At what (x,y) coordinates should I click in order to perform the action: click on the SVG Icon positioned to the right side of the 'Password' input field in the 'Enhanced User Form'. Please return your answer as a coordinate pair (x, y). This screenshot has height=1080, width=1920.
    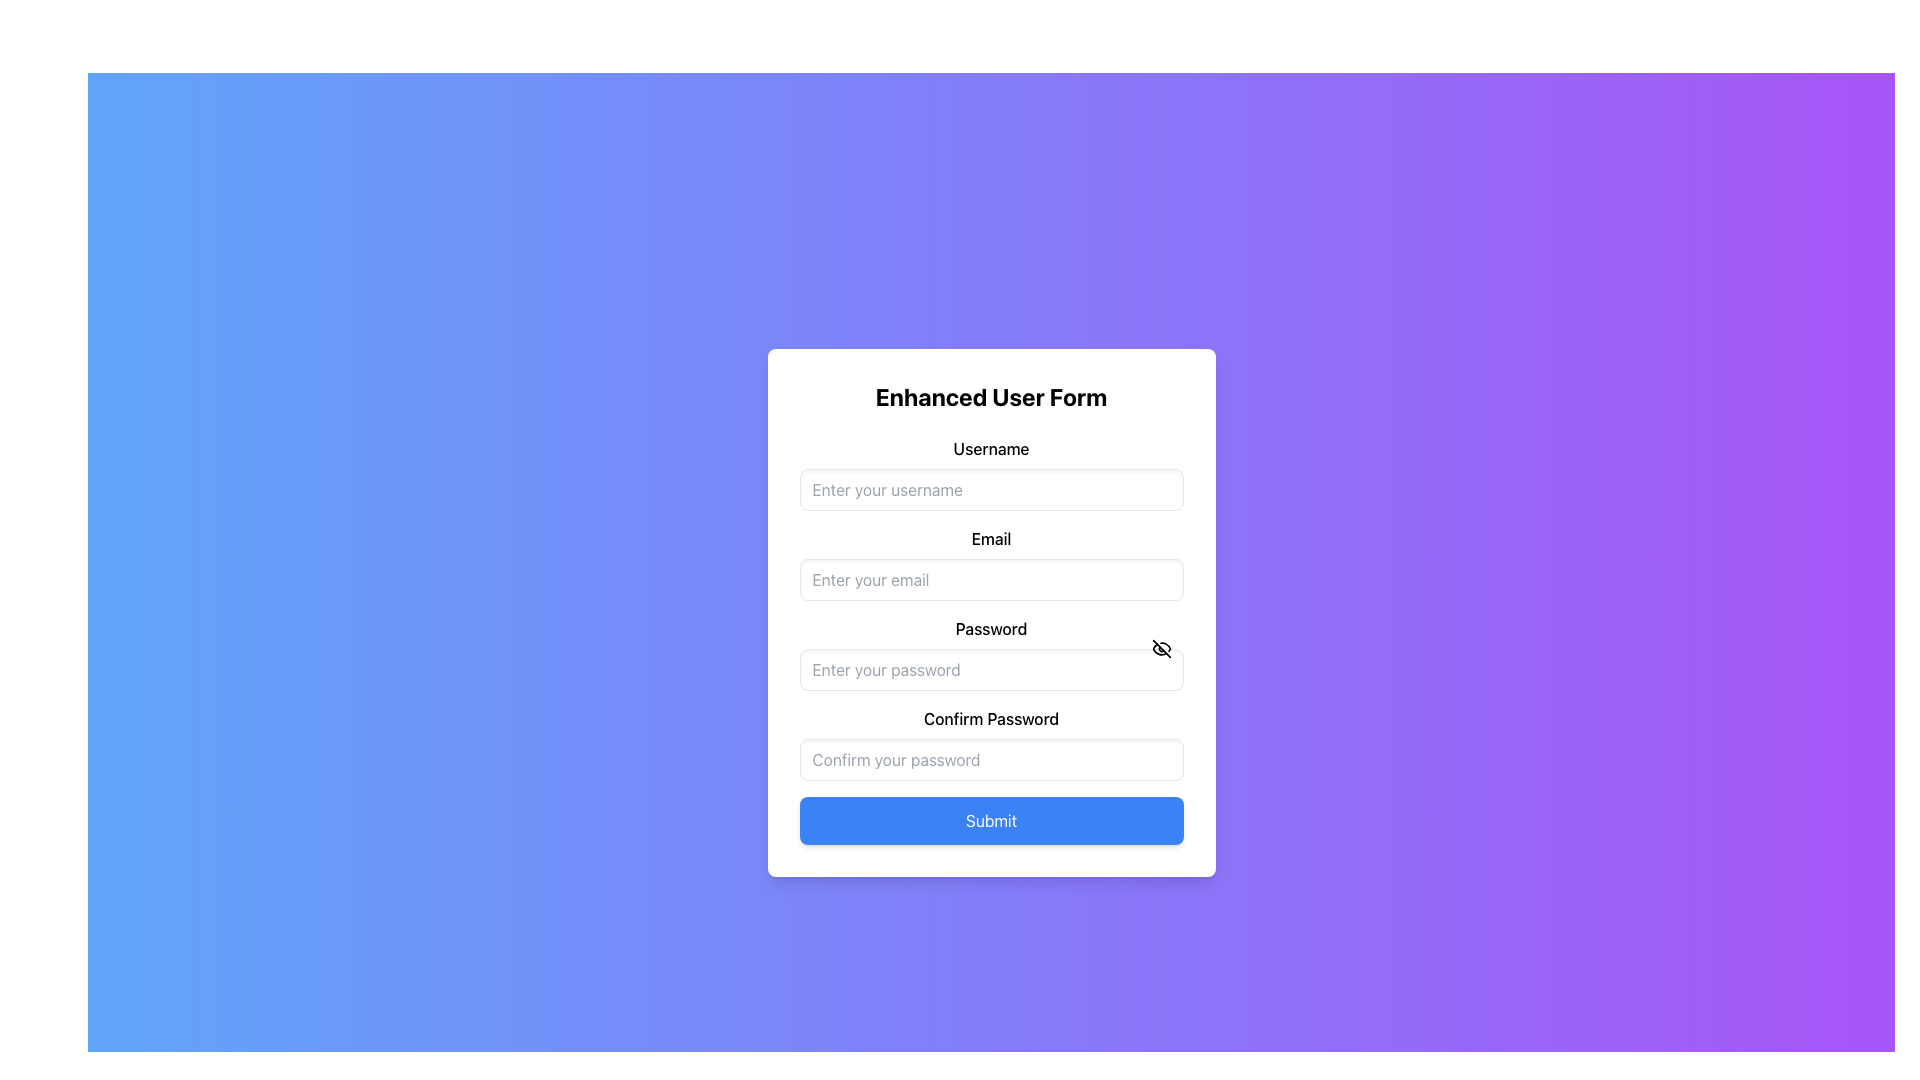
    Looking at the image, I should click on (1161, 648).